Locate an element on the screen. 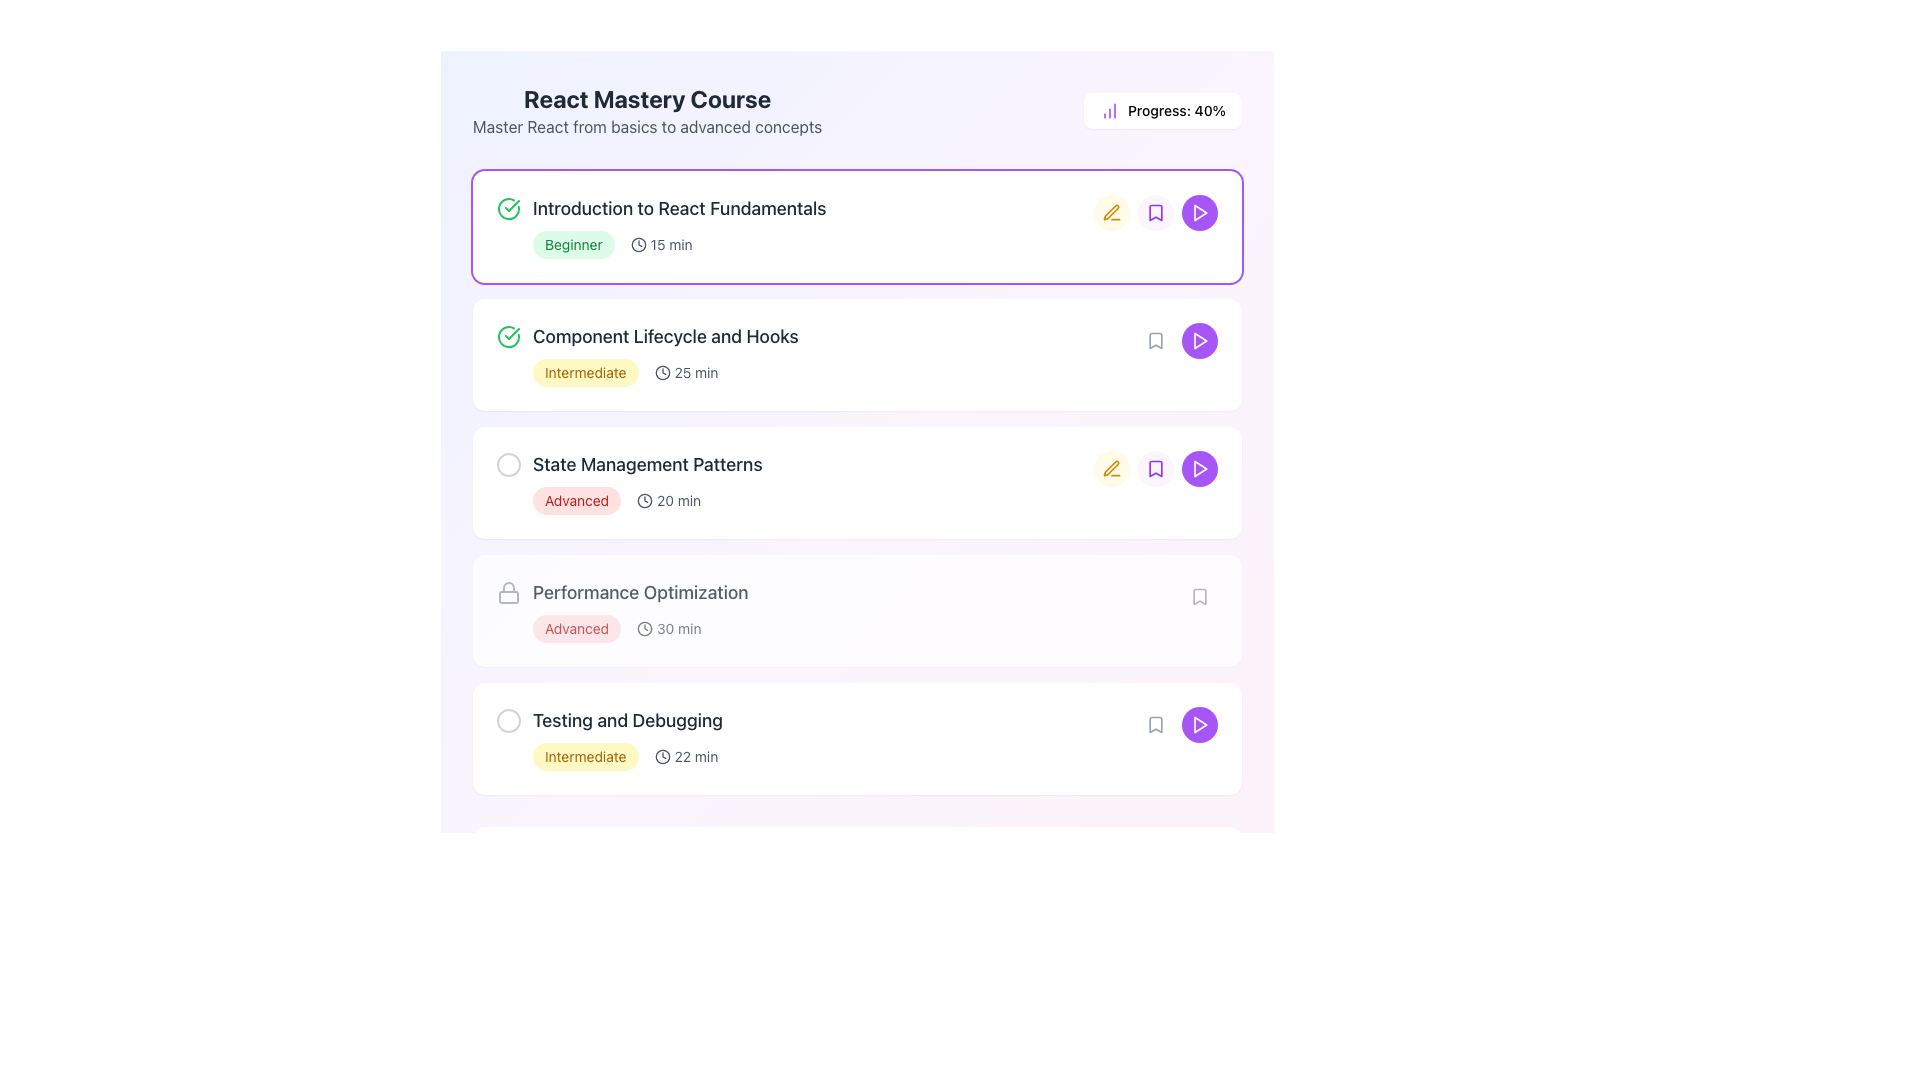 This screenshot has height=1080, width=1920. the triangular play button inside the purple circular button located to the right of the 'Introduction to React Fundamentals' course entry is located at coordinates (1200, 339).